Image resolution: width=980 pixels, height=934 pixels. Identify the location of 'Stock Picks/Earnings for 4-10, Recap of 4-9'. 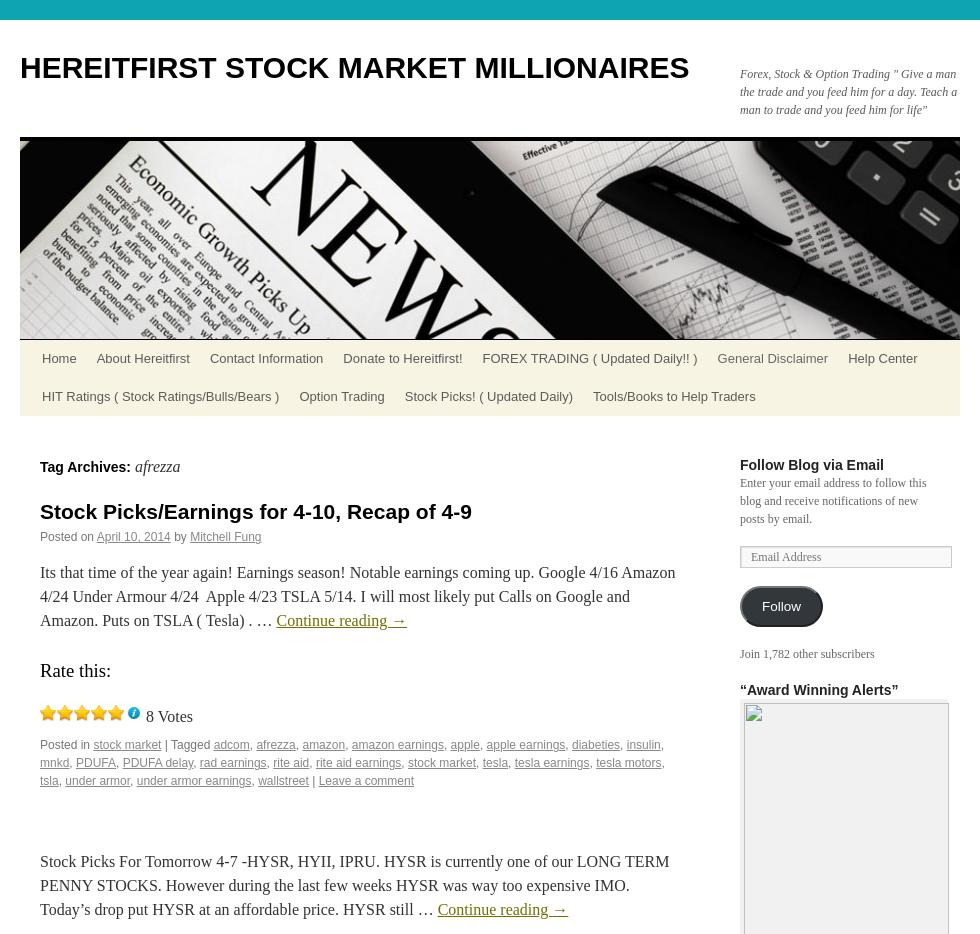
(39, 510).